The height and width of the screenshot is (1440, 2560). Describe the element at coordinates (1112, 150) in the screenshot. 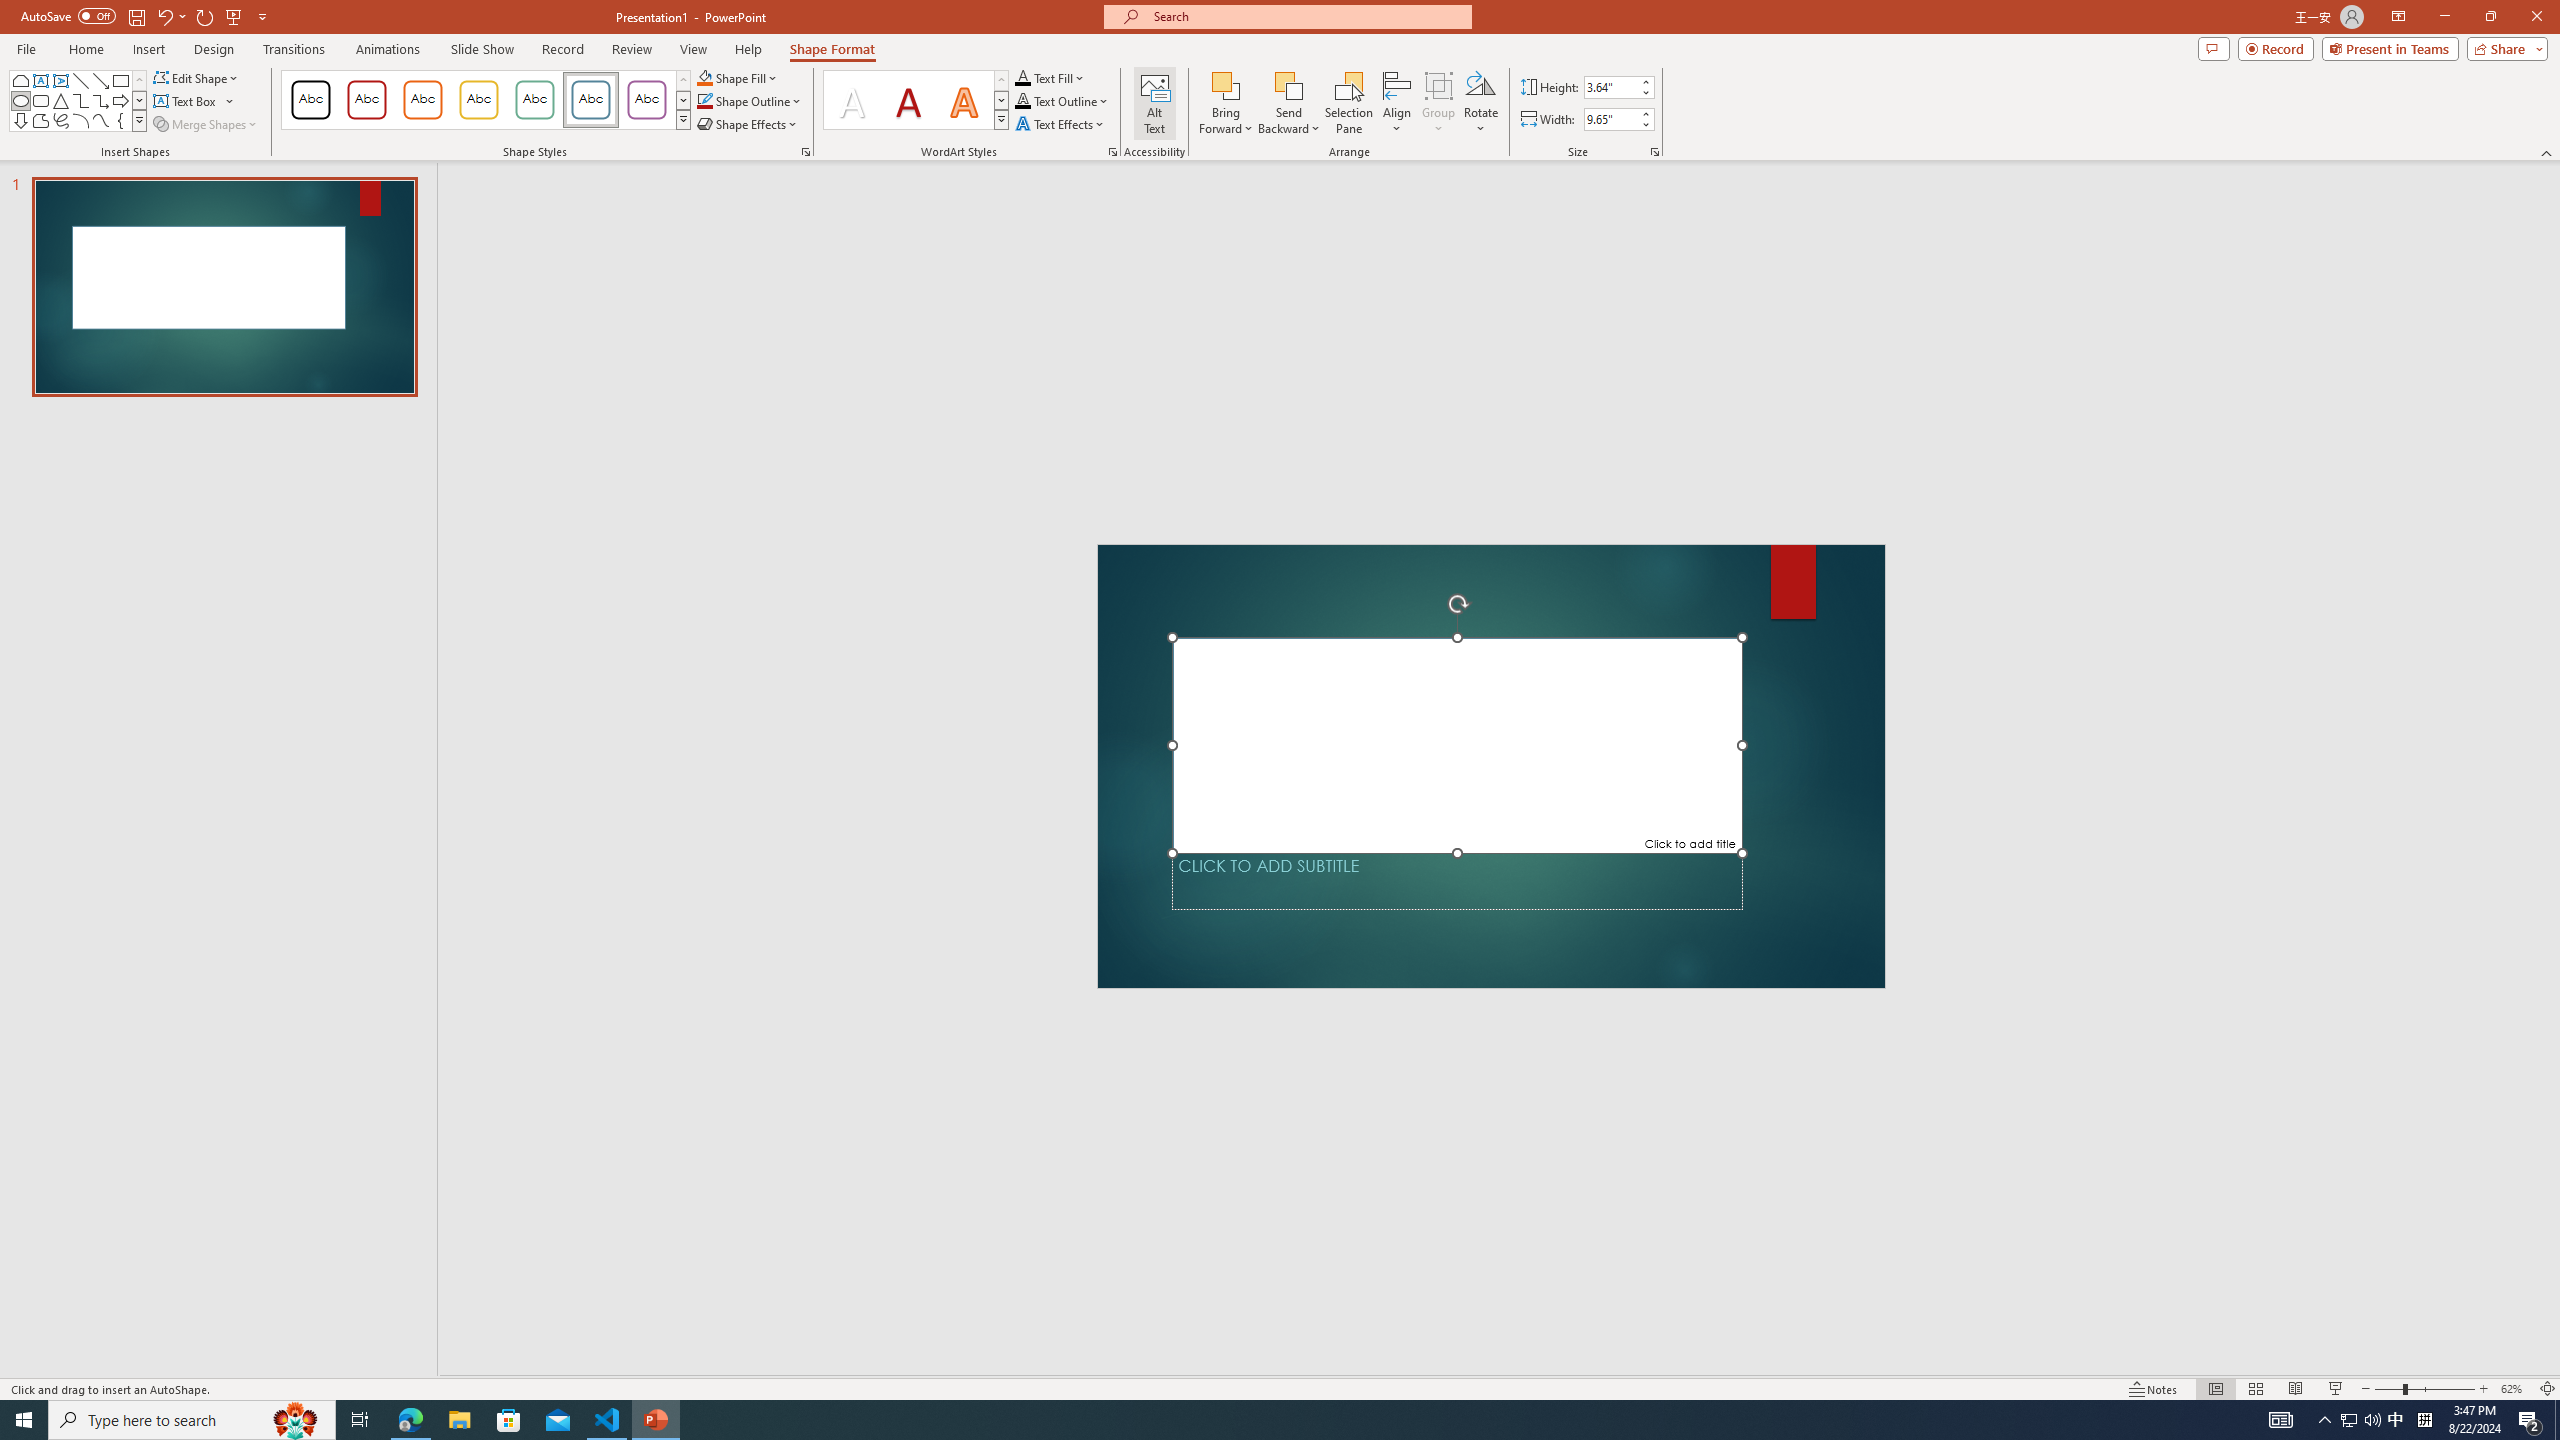

I see `'Format Text Effects...'` at that location.